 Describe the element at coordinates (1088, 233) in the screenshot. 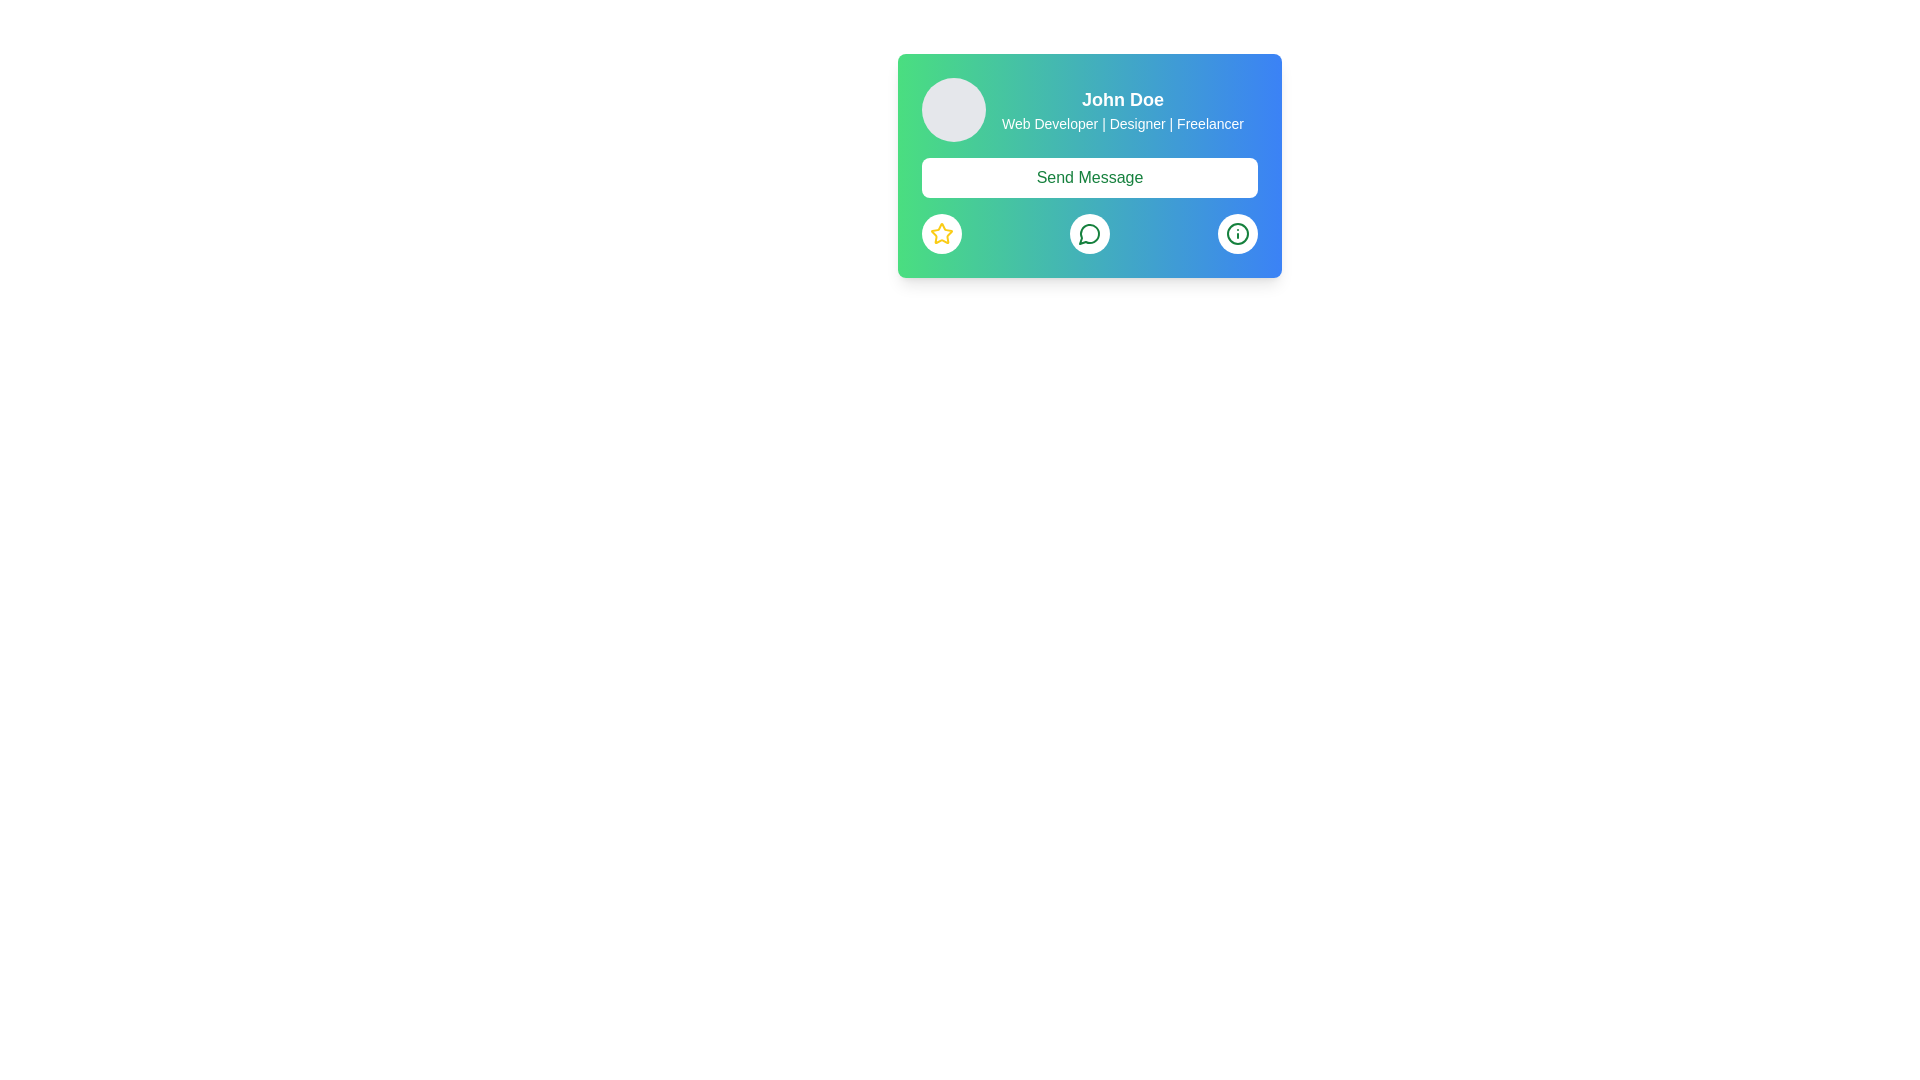

I see `the second circular button with a green speech bubble icon located beneath the 'Send Message' button` at that location.